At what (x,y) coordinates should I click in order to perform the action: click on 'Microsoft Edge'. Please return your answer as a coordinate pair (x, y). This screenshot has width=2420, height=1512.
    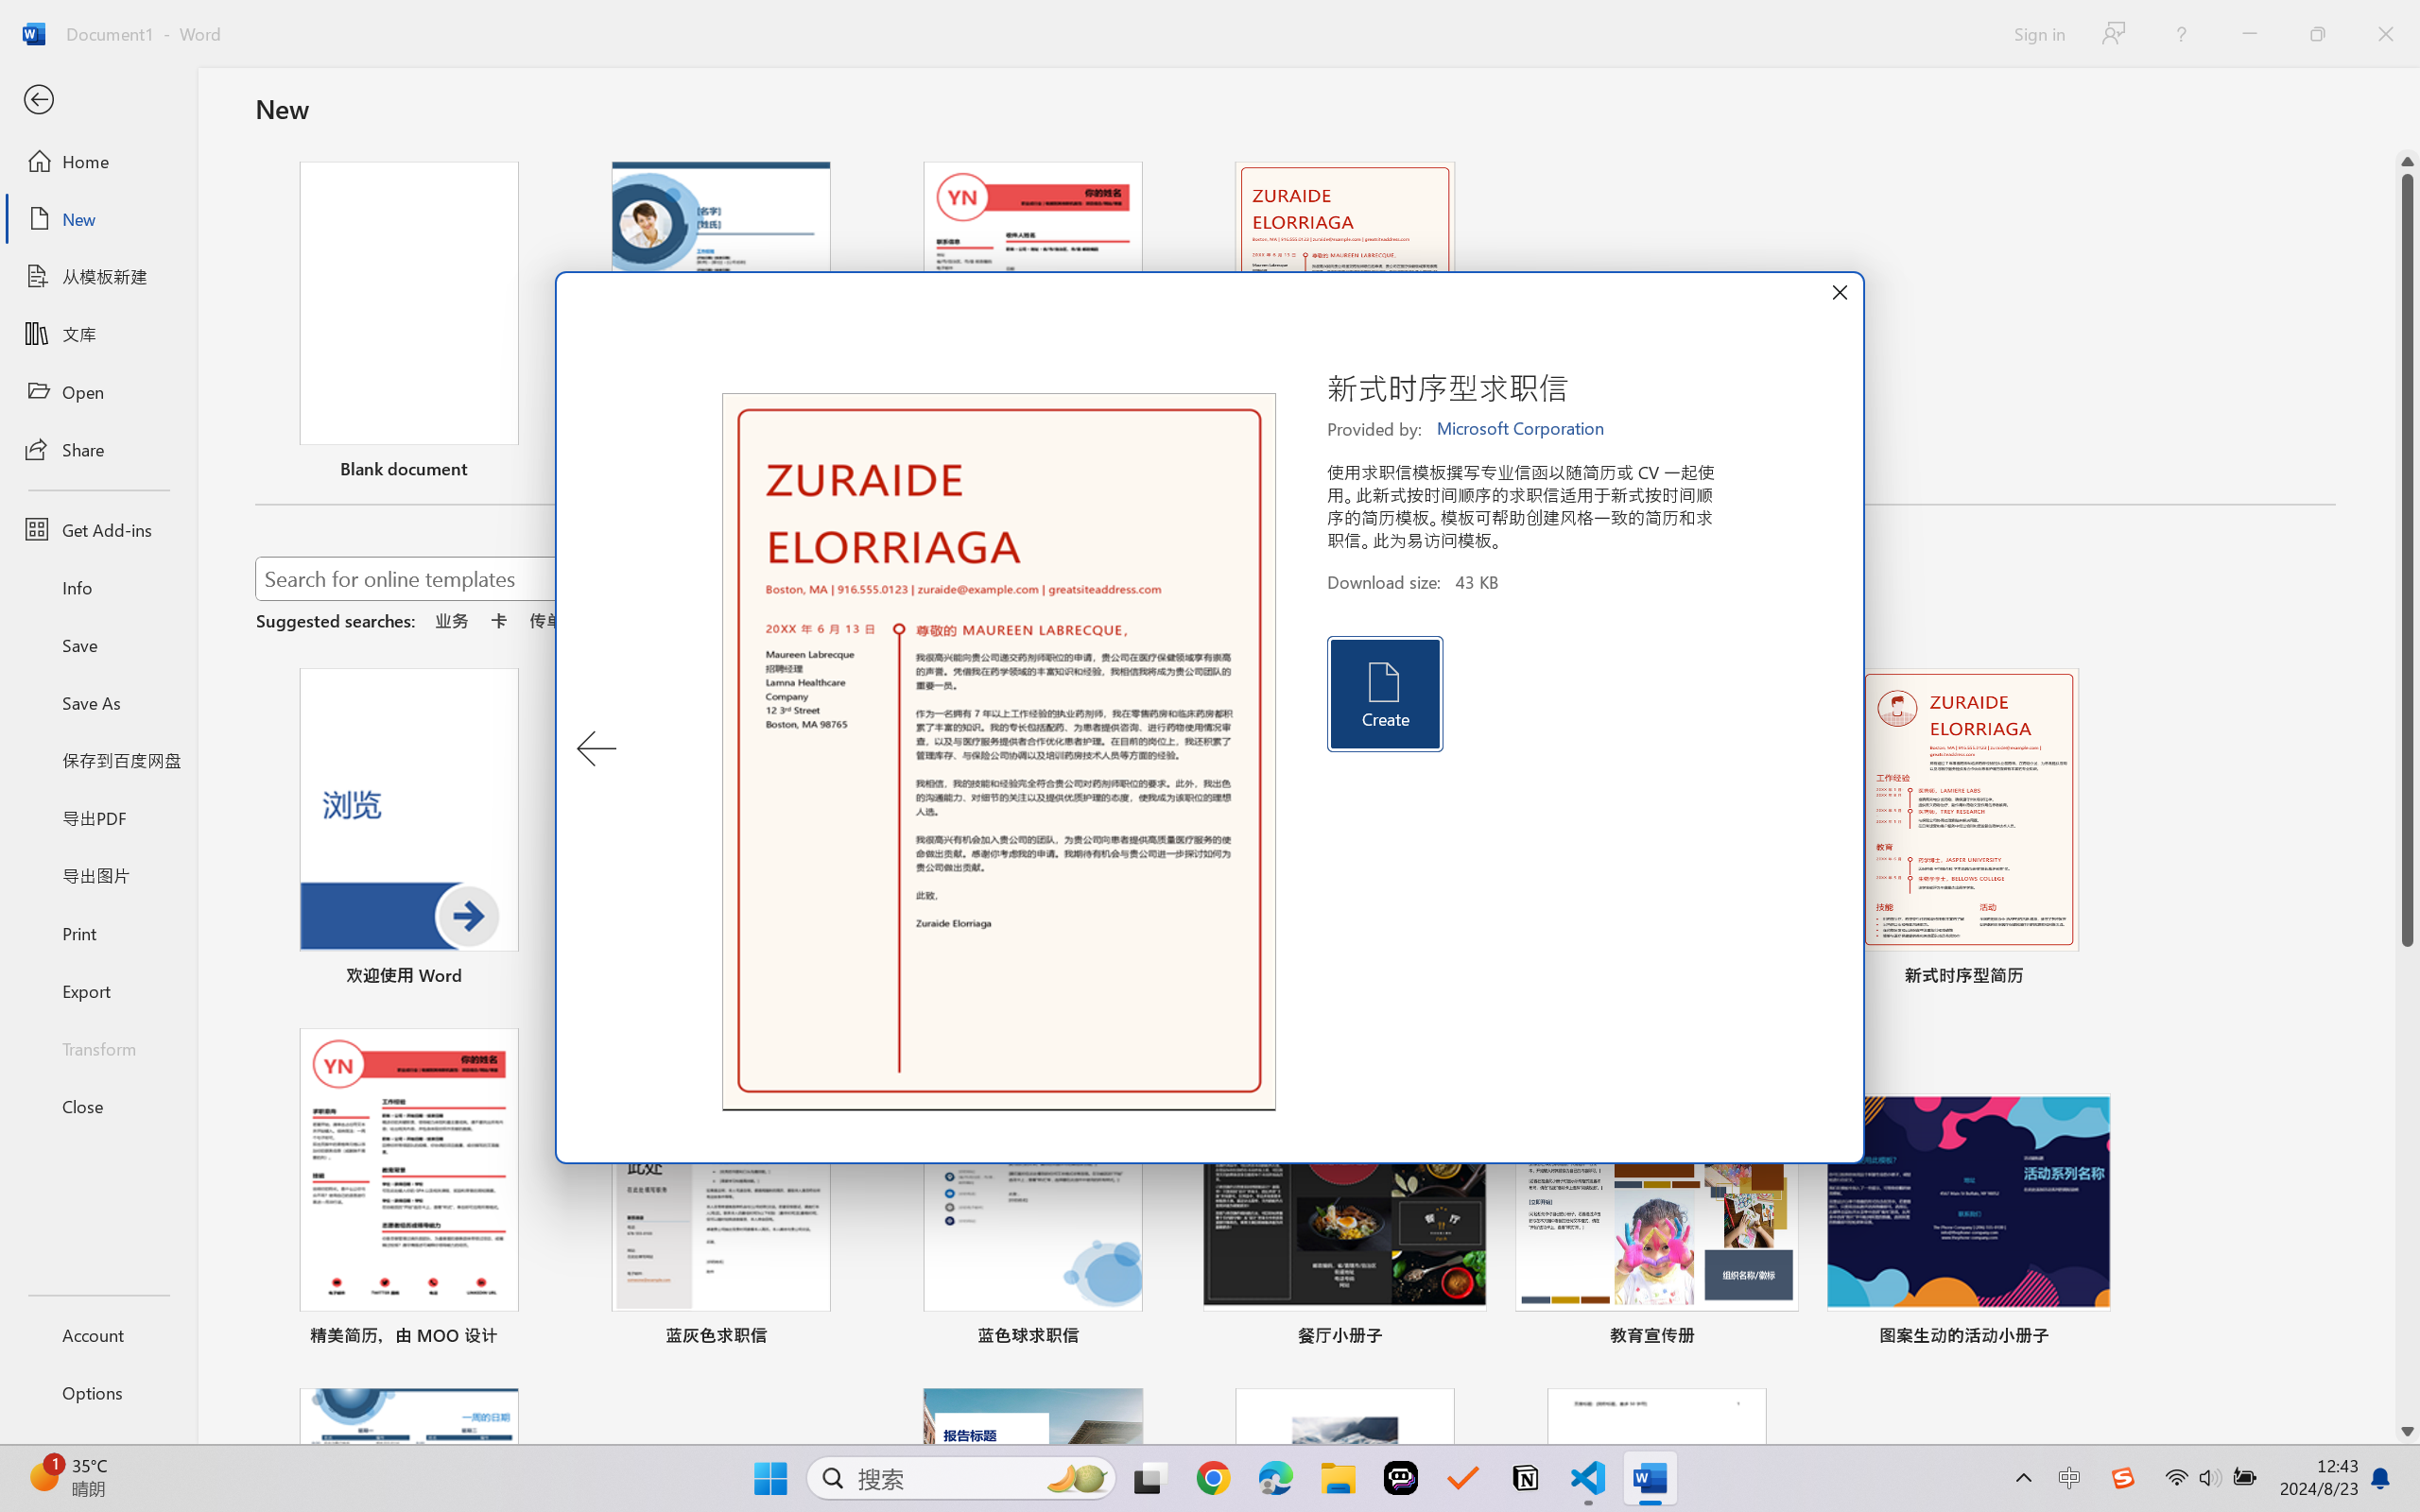
    Looking at the image, I should click on (1275, 1478).